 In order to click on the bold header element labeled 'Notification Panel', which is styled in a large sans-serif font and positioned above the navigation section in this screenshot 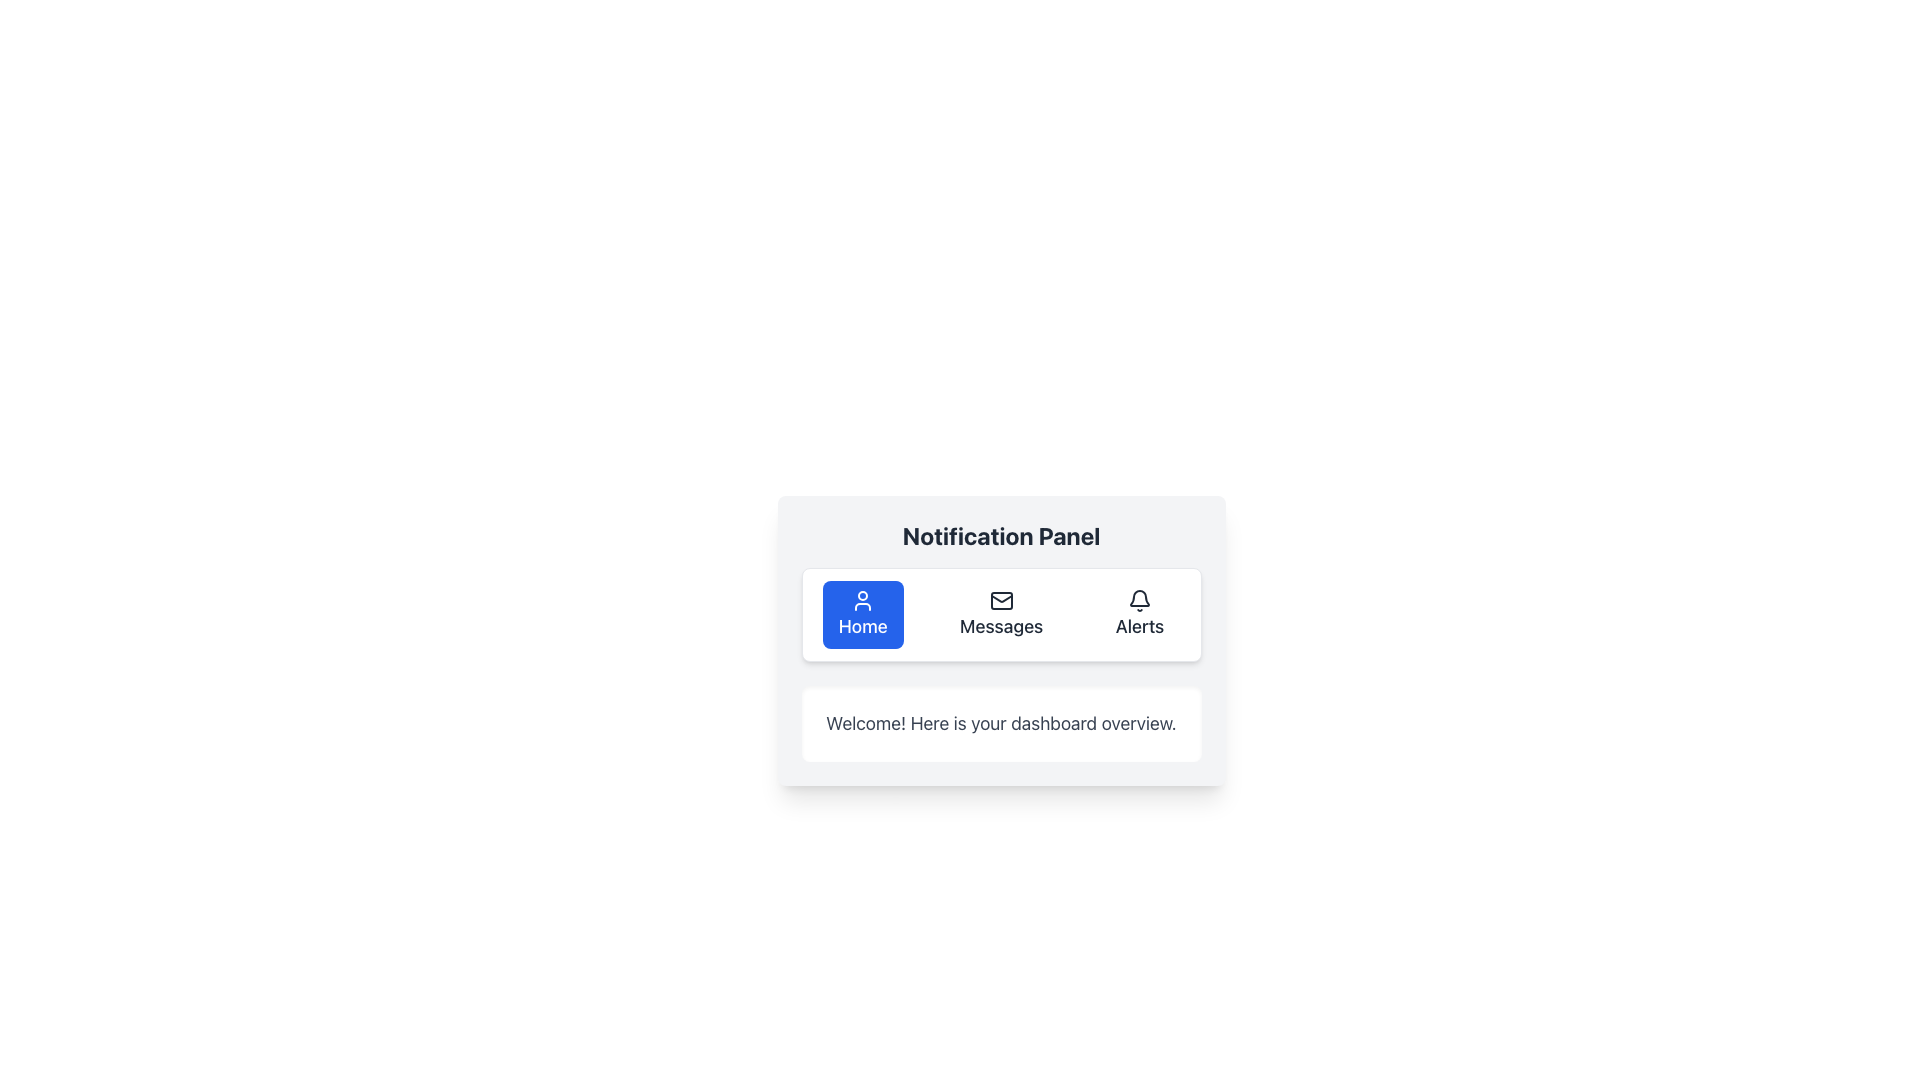, I will do `click(1001, 535)`.